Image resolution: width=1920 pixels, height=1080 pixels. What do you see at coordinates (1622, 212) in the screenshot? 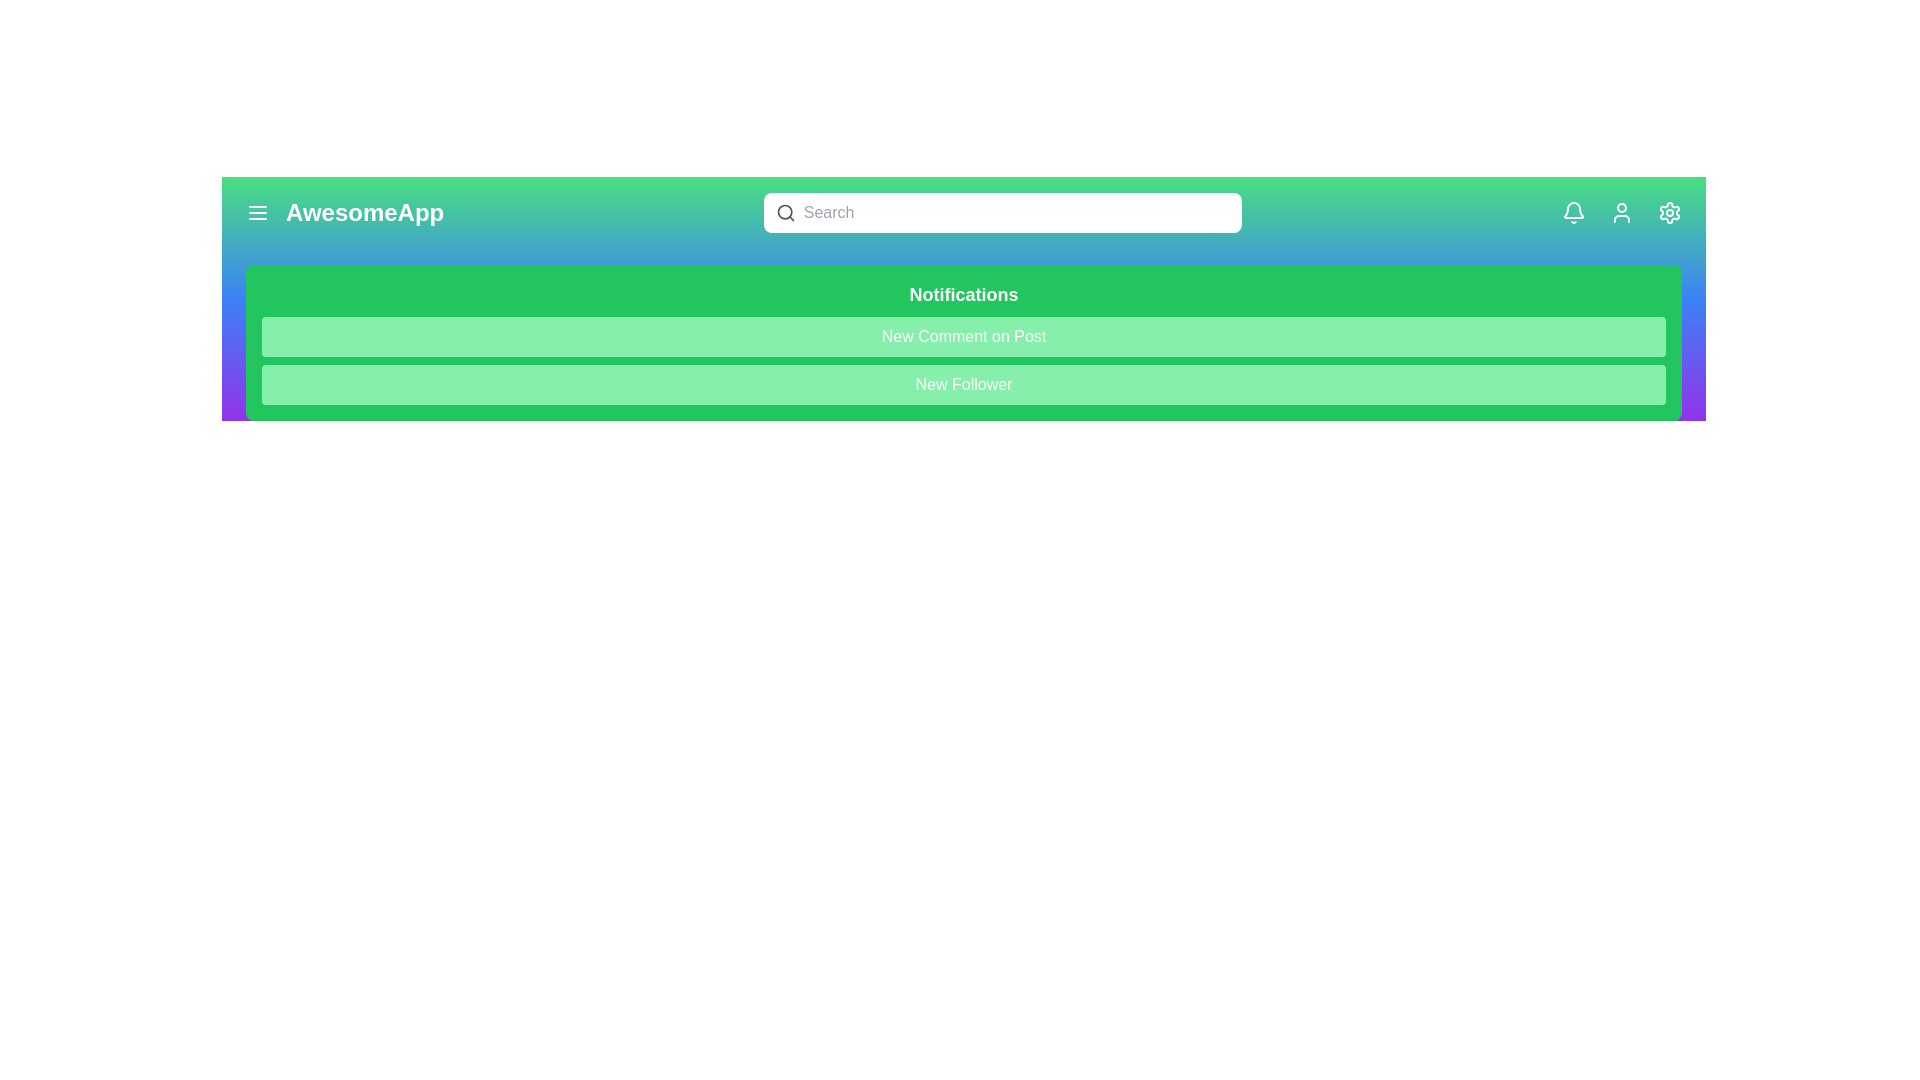
I see `the user profile icon located` at bounding box center [1622, 212].